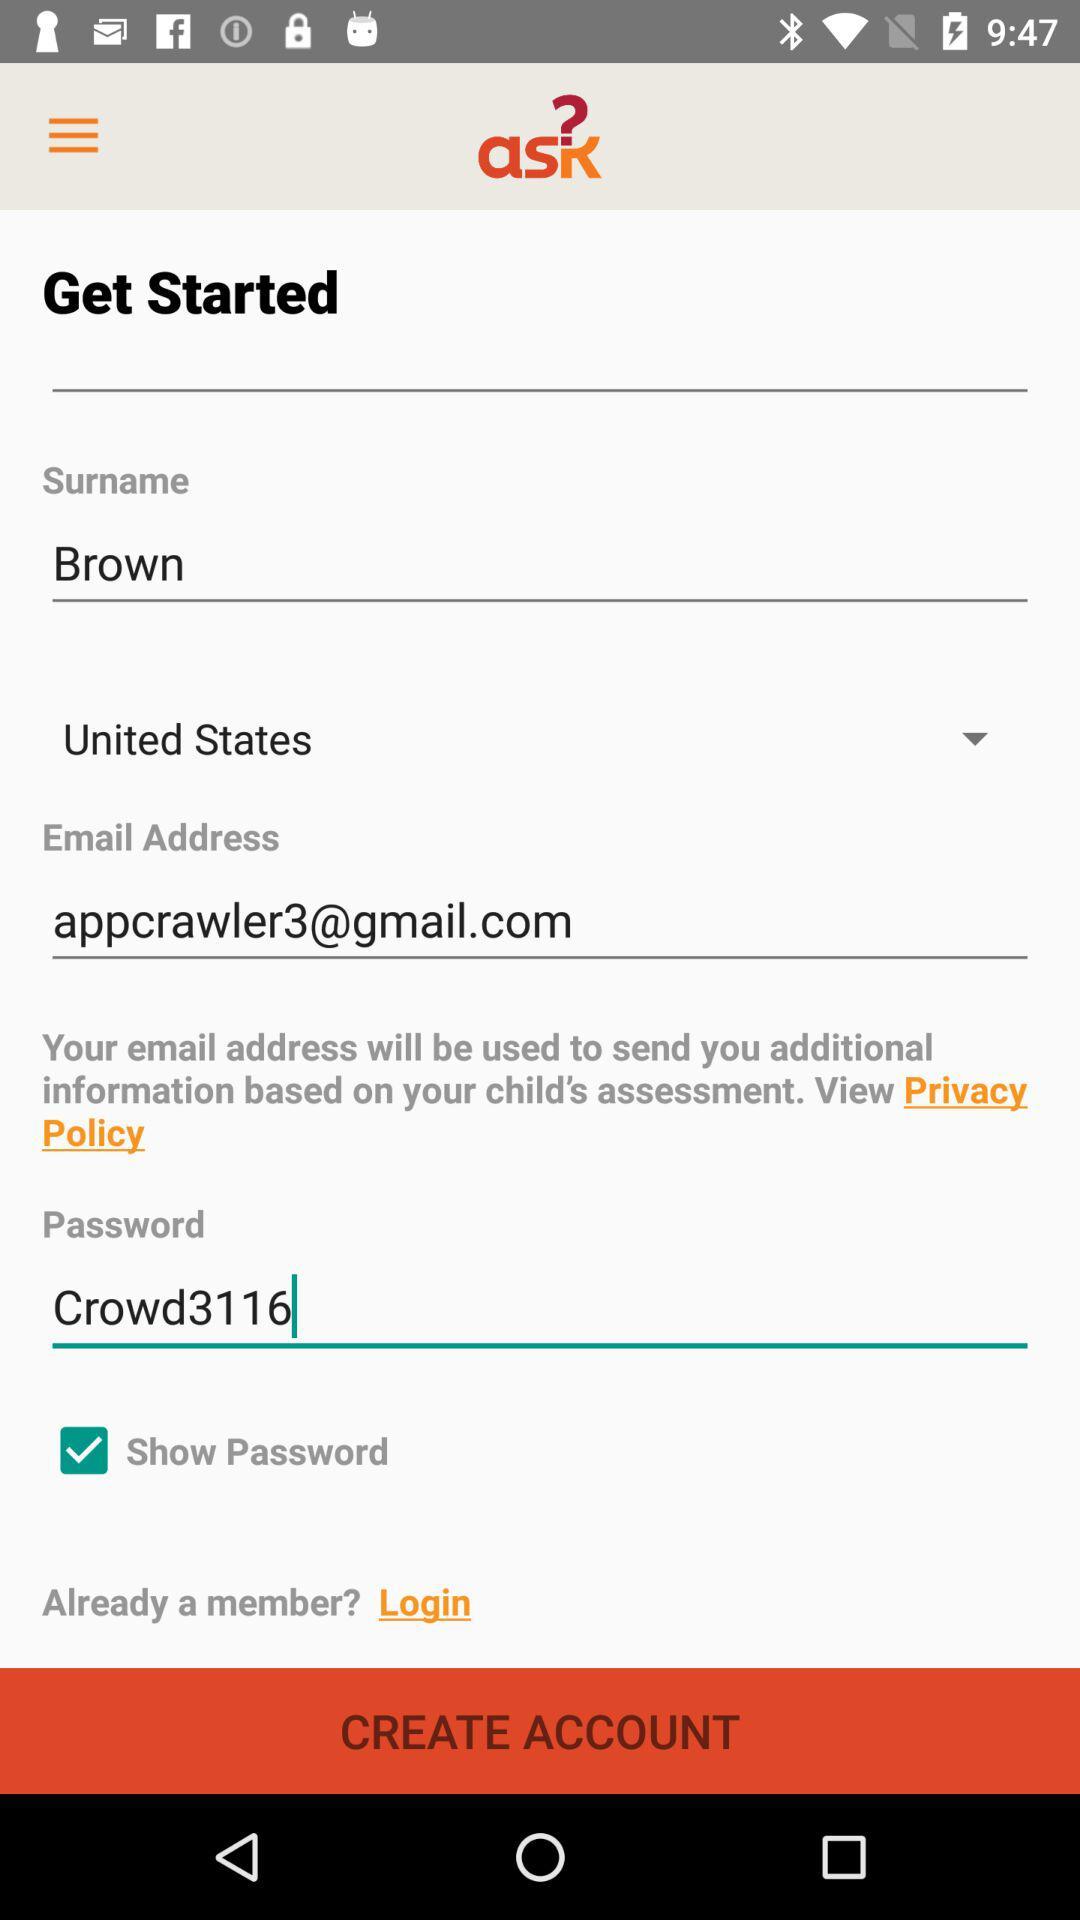 Image resolution: width=1080 pixels, height=1920 pixels. What do you see at coordinates (540, 391) in the screenshot?
I see `icon above the surname item` at bounding box center [540, 391].